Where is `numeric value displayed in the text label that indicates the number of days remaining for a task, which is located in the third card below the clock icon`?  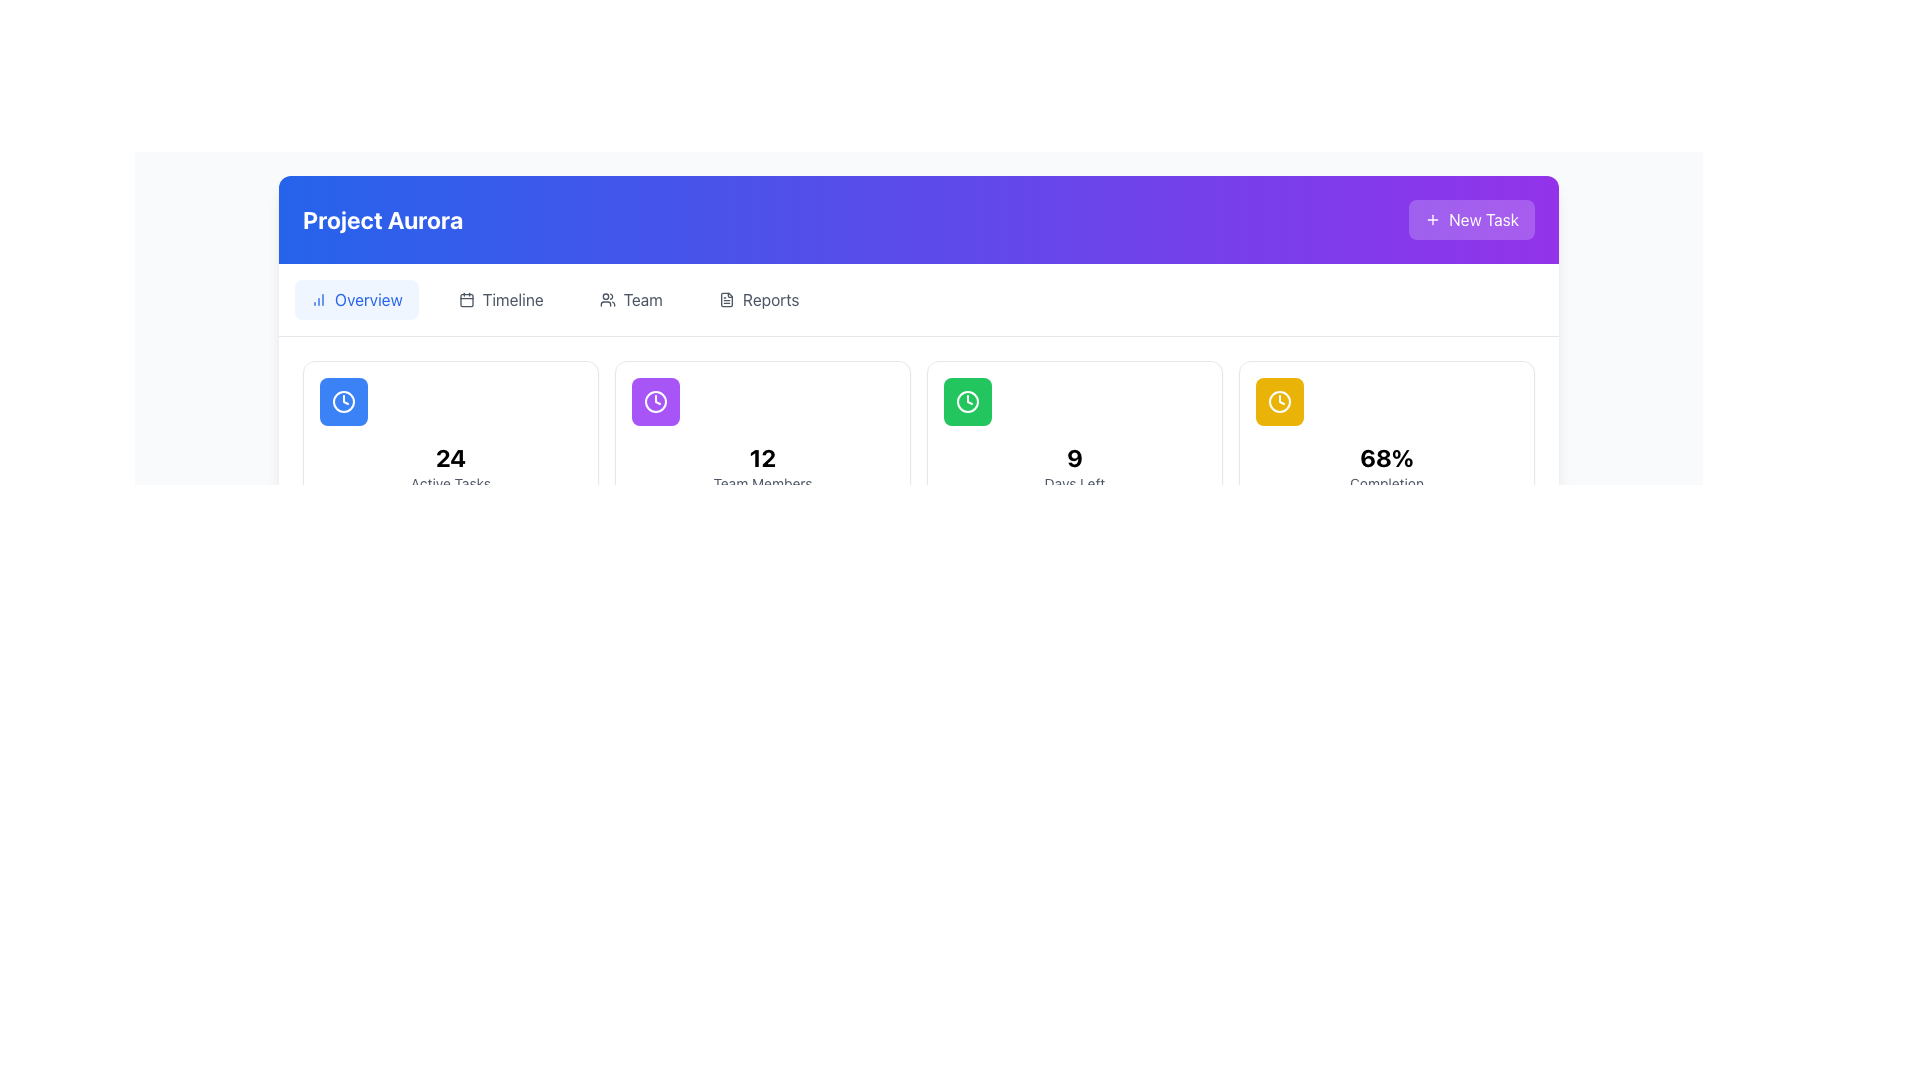 numeric value displayed in the text label that indicates the number of days remaining for a task, which is located in the third card below the clock icon is located at coordinates (1074, 458).